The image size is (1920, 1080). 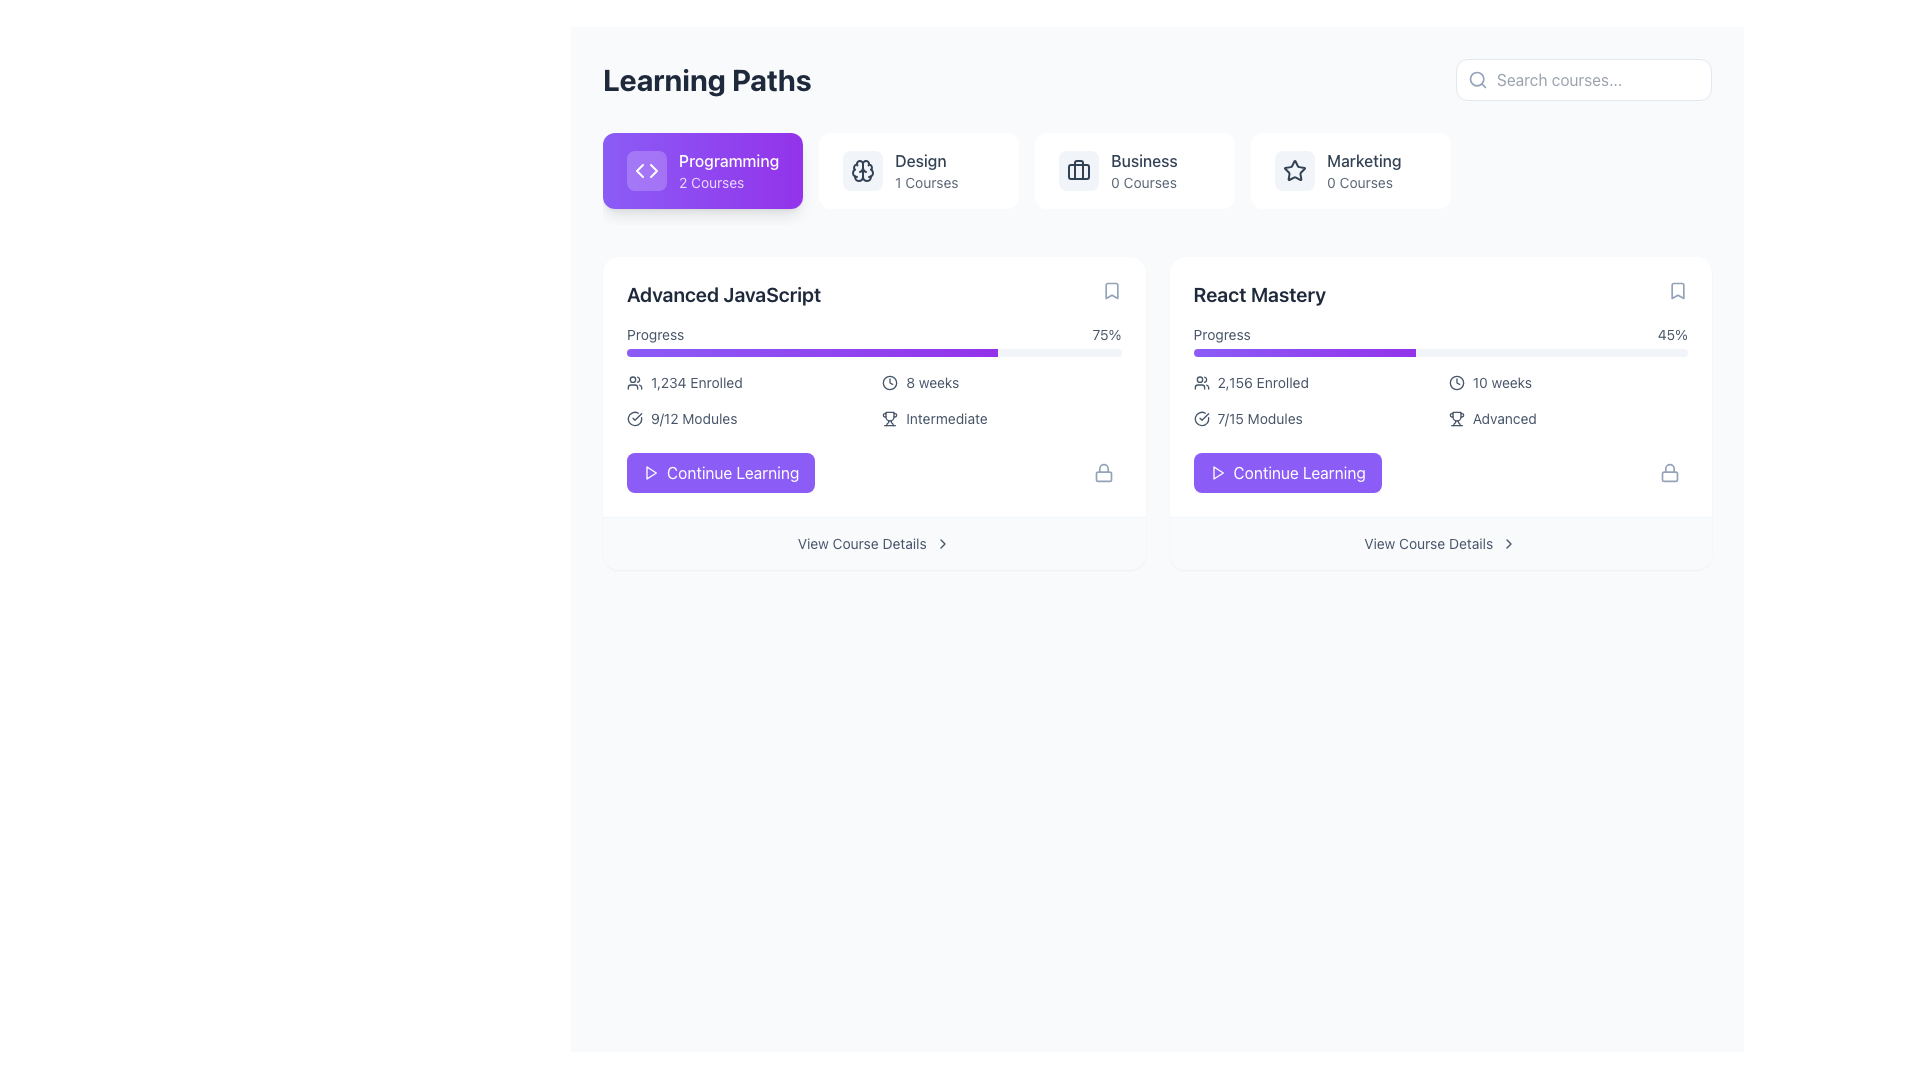 I want to click on the static text label below the 'Marketing' label that indicates the number of courses available in the 'Marketing' category, which currently shows zero, so click(x=1363, y=182).